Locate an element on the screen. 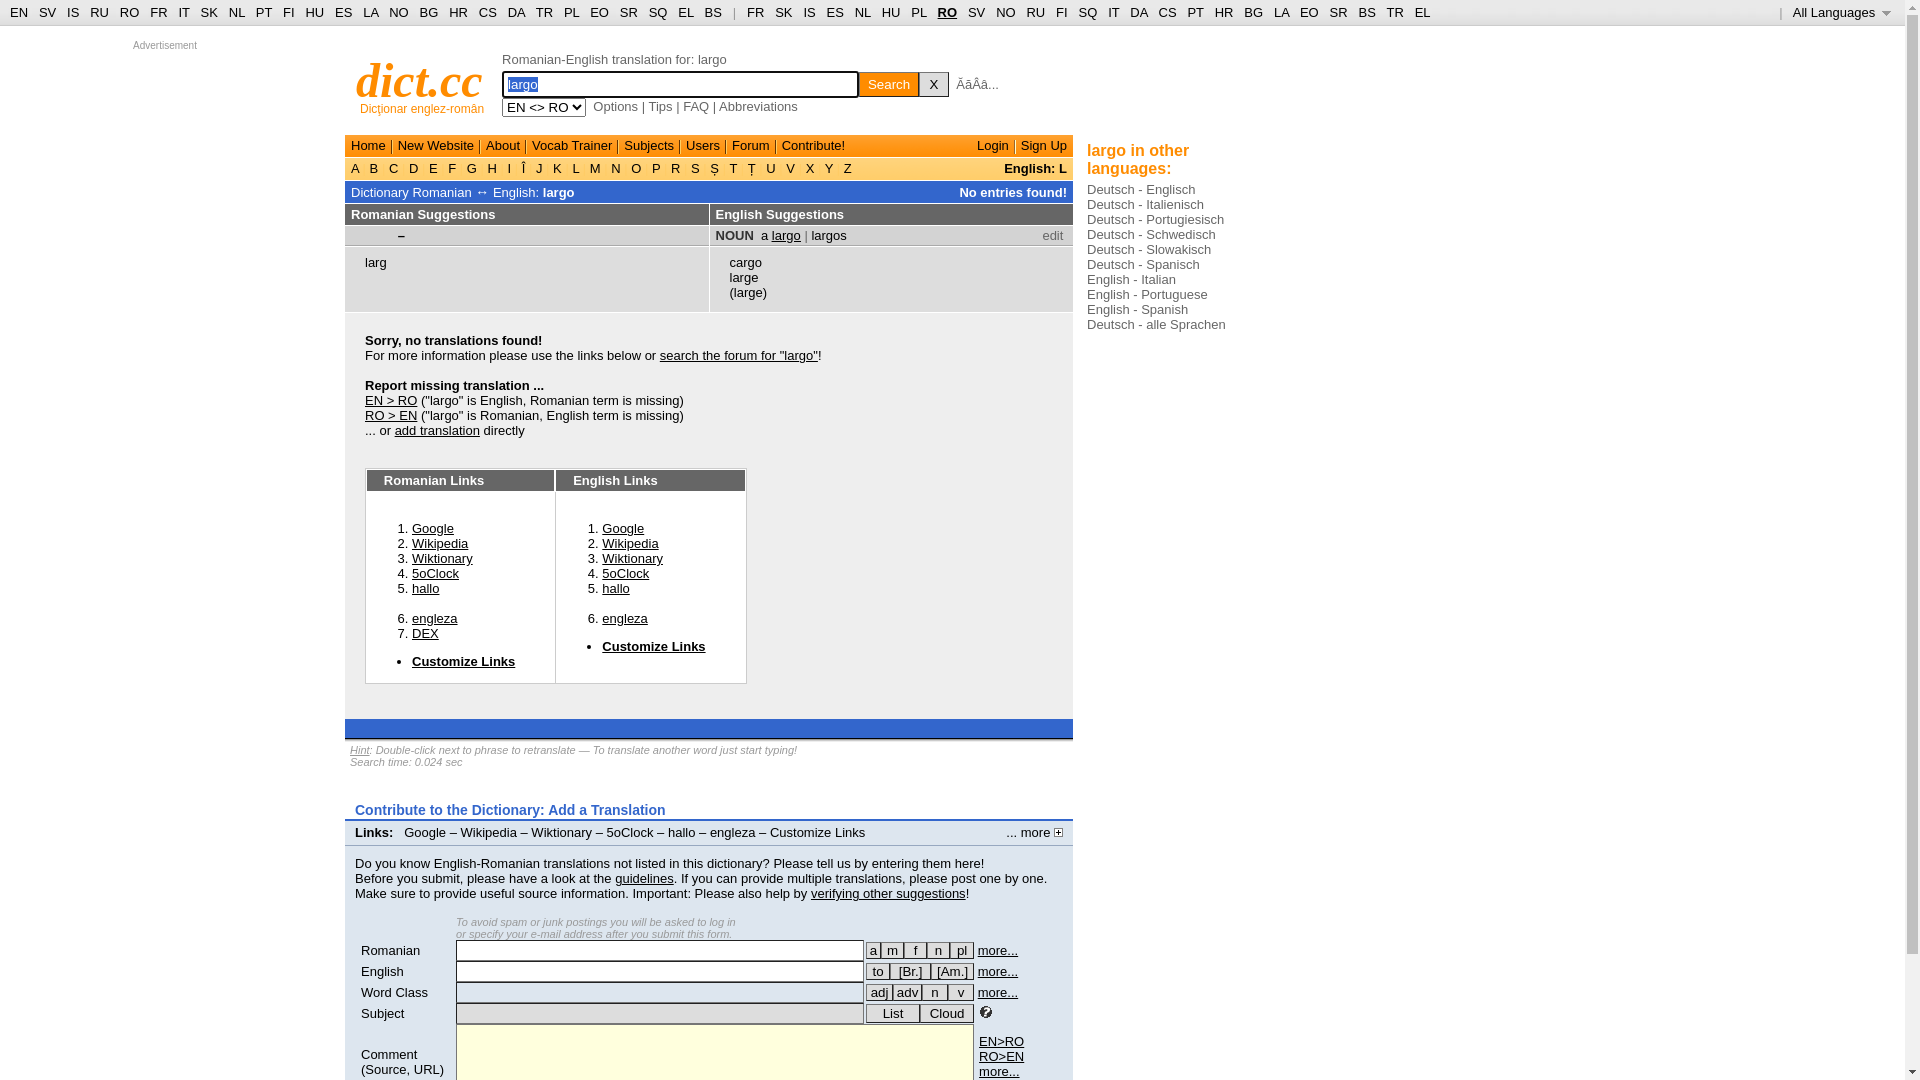 This screenshot has height=1080, width=1920. 'for verbs' is located at coordinates (878, 970).